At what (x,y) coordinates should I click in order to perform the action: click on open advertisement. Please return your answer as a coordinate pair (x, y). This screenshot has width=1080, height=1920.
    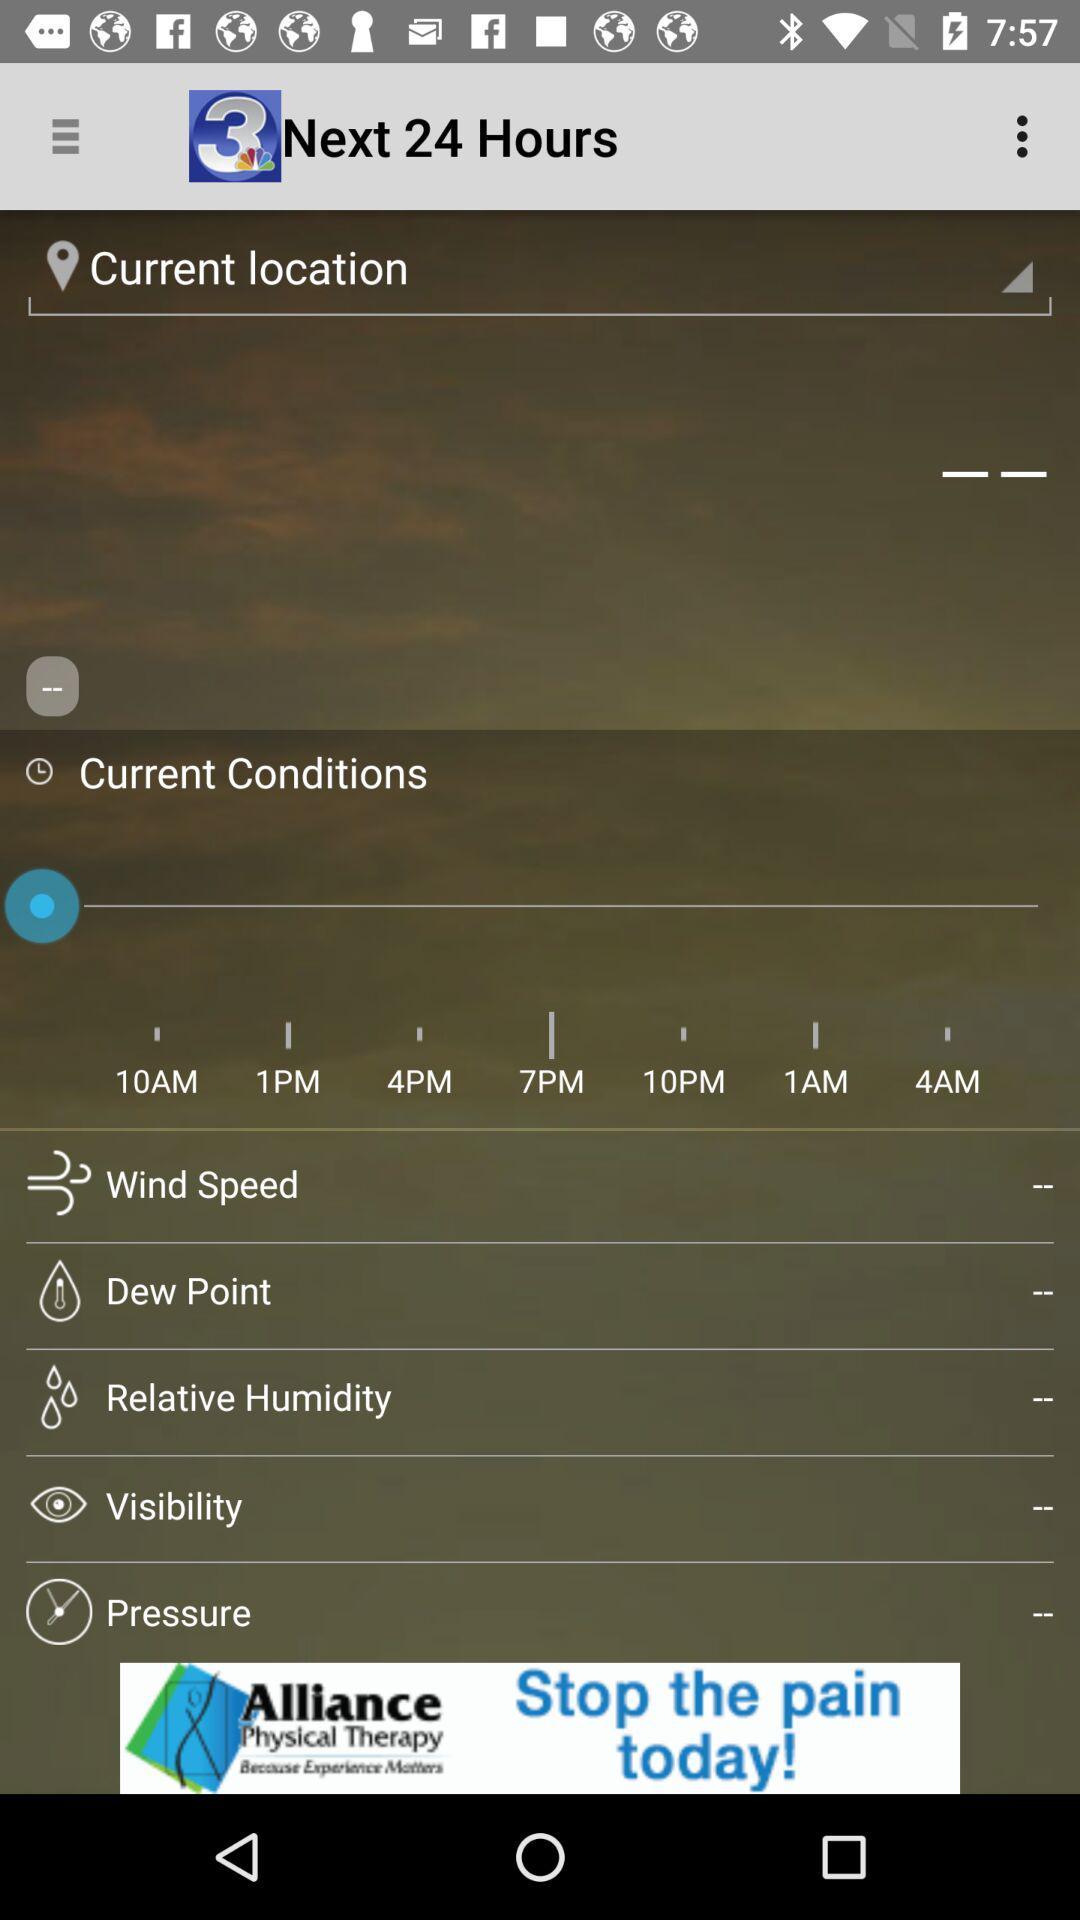
    Looking at the image, I should click on (540, 1727).